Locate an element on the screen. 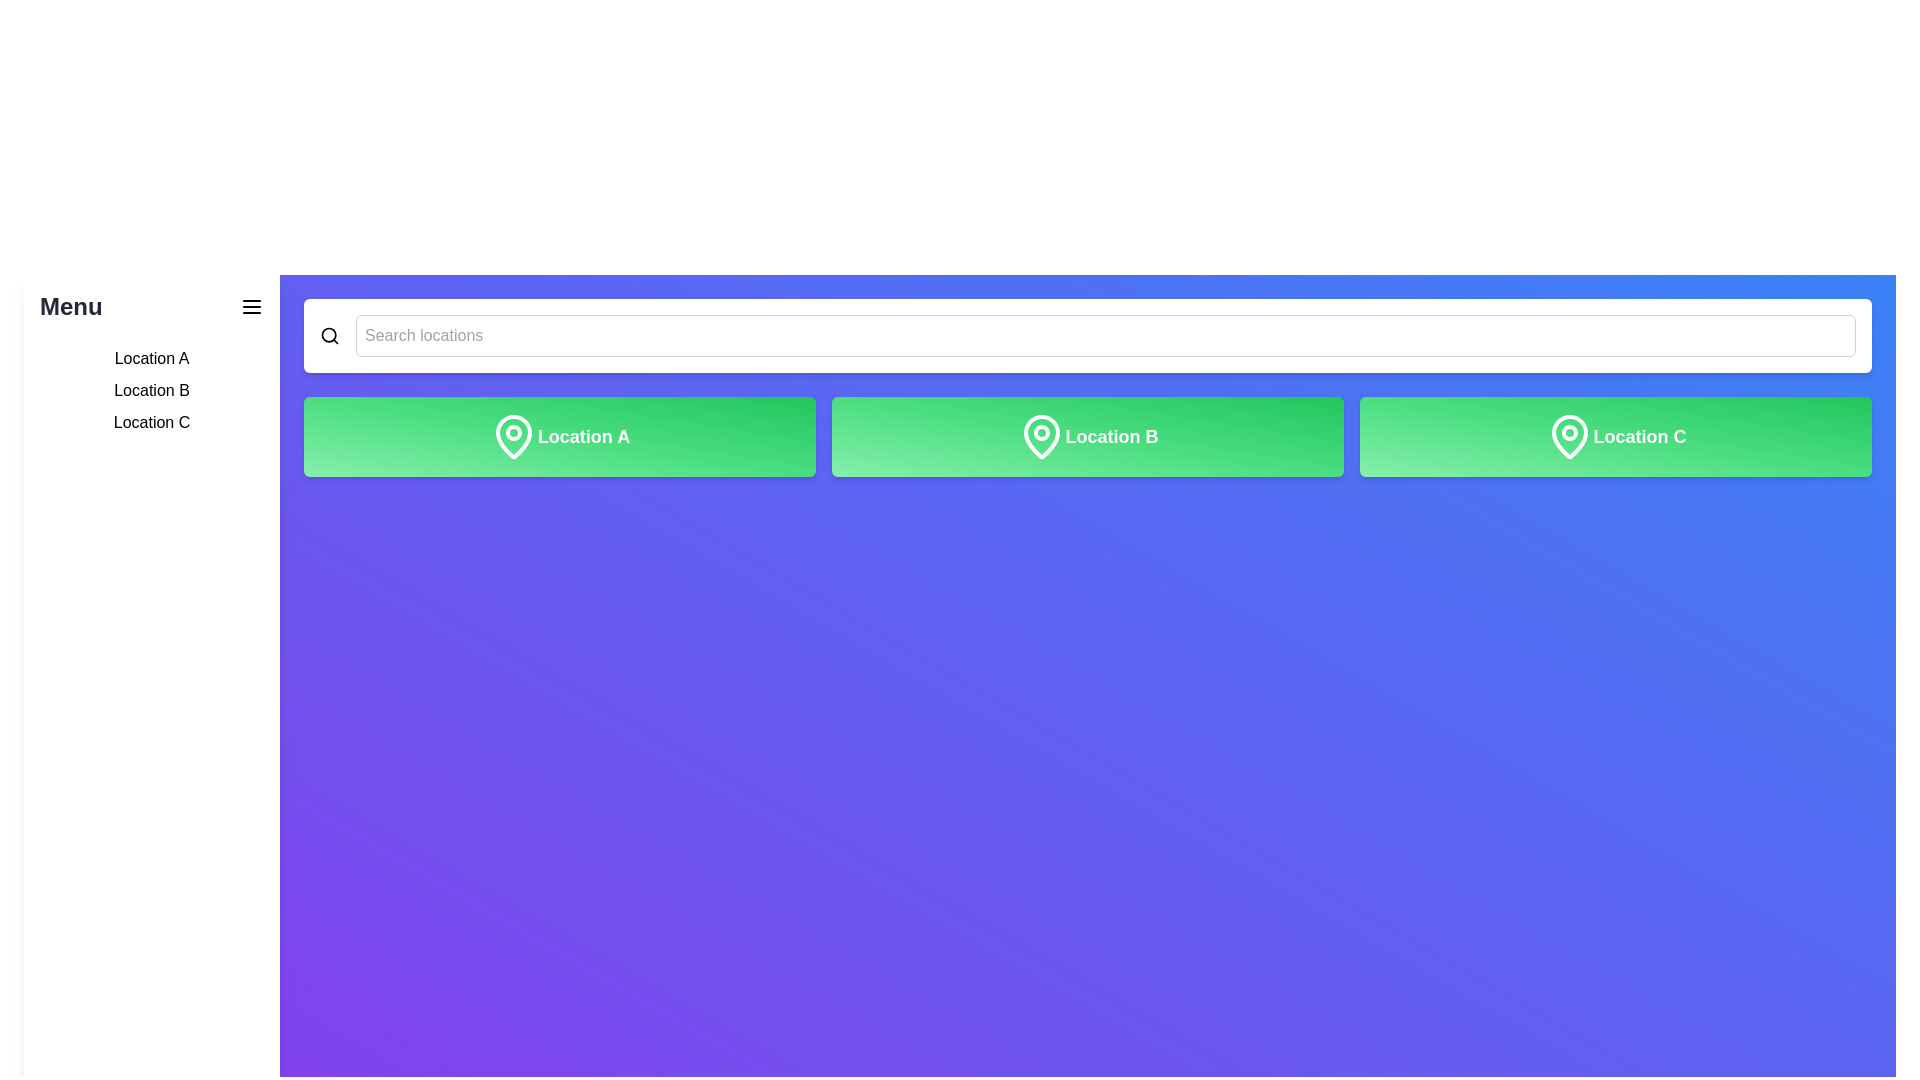 This screenshot has width=1920, height=1080. the pin-shaped icon with a filled circle at its center, which is displayed in white against a green background and is located above the text 'Location B' is located at coordinates (1040, 435).